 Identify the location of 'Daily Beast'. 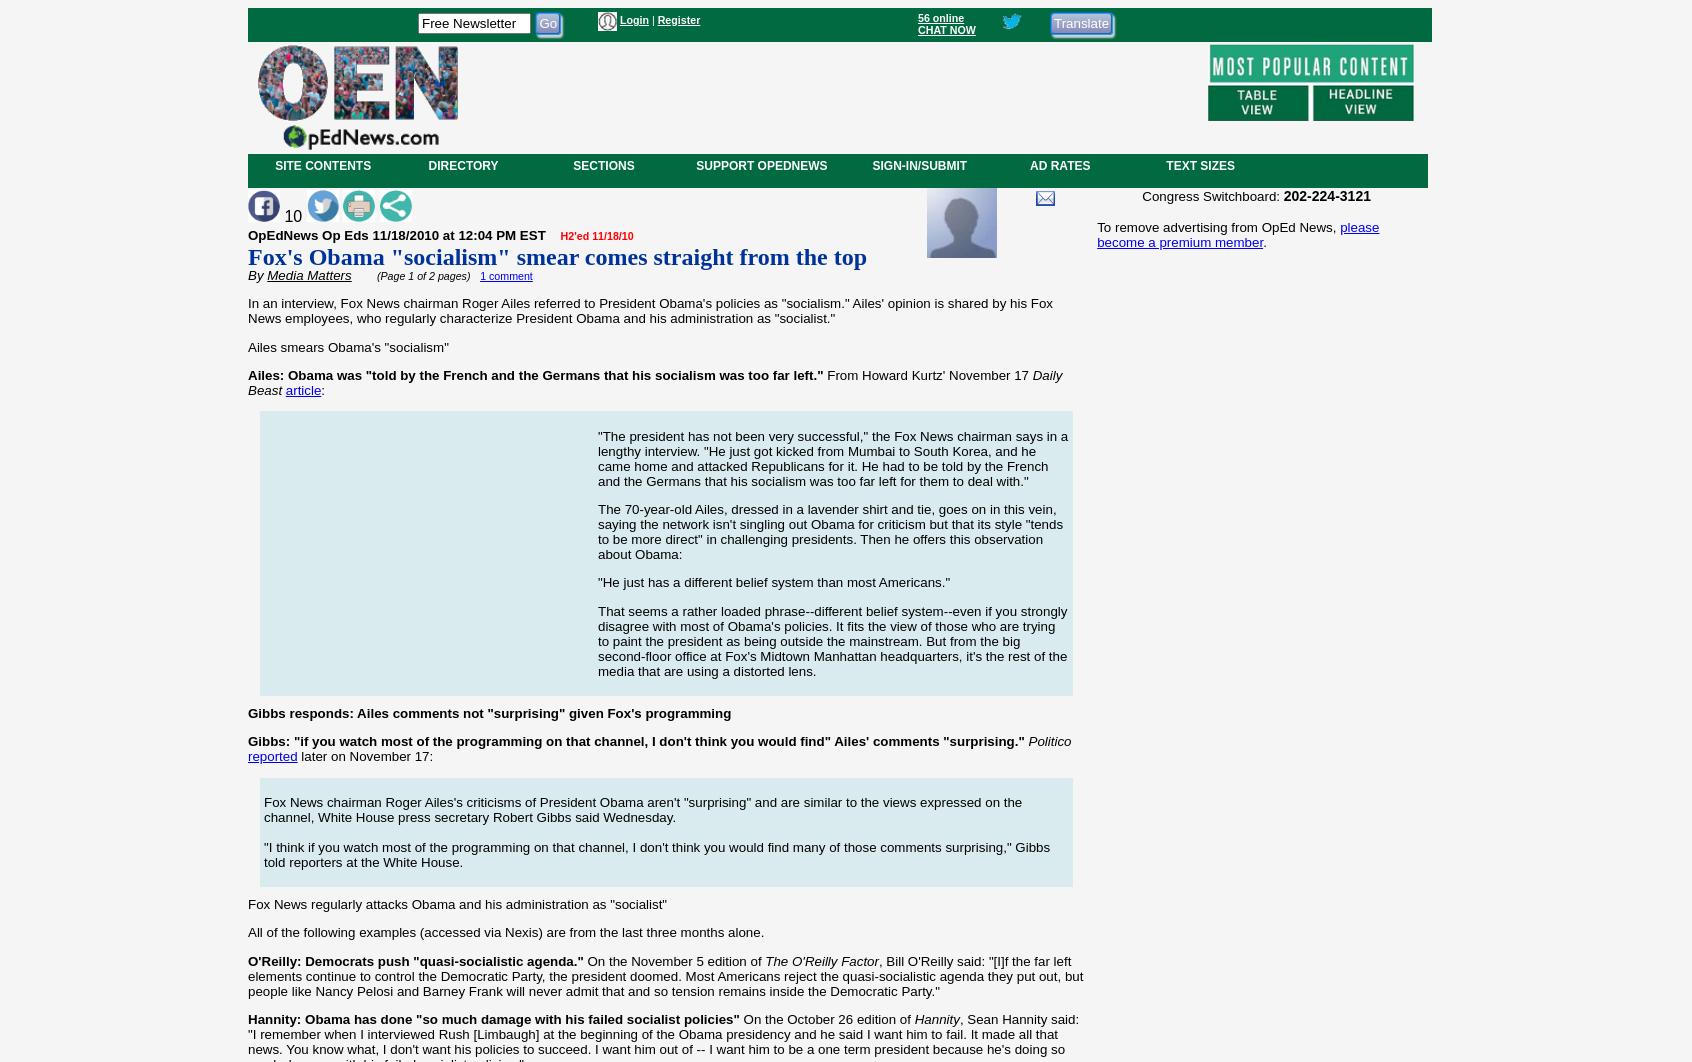
(654, 381).